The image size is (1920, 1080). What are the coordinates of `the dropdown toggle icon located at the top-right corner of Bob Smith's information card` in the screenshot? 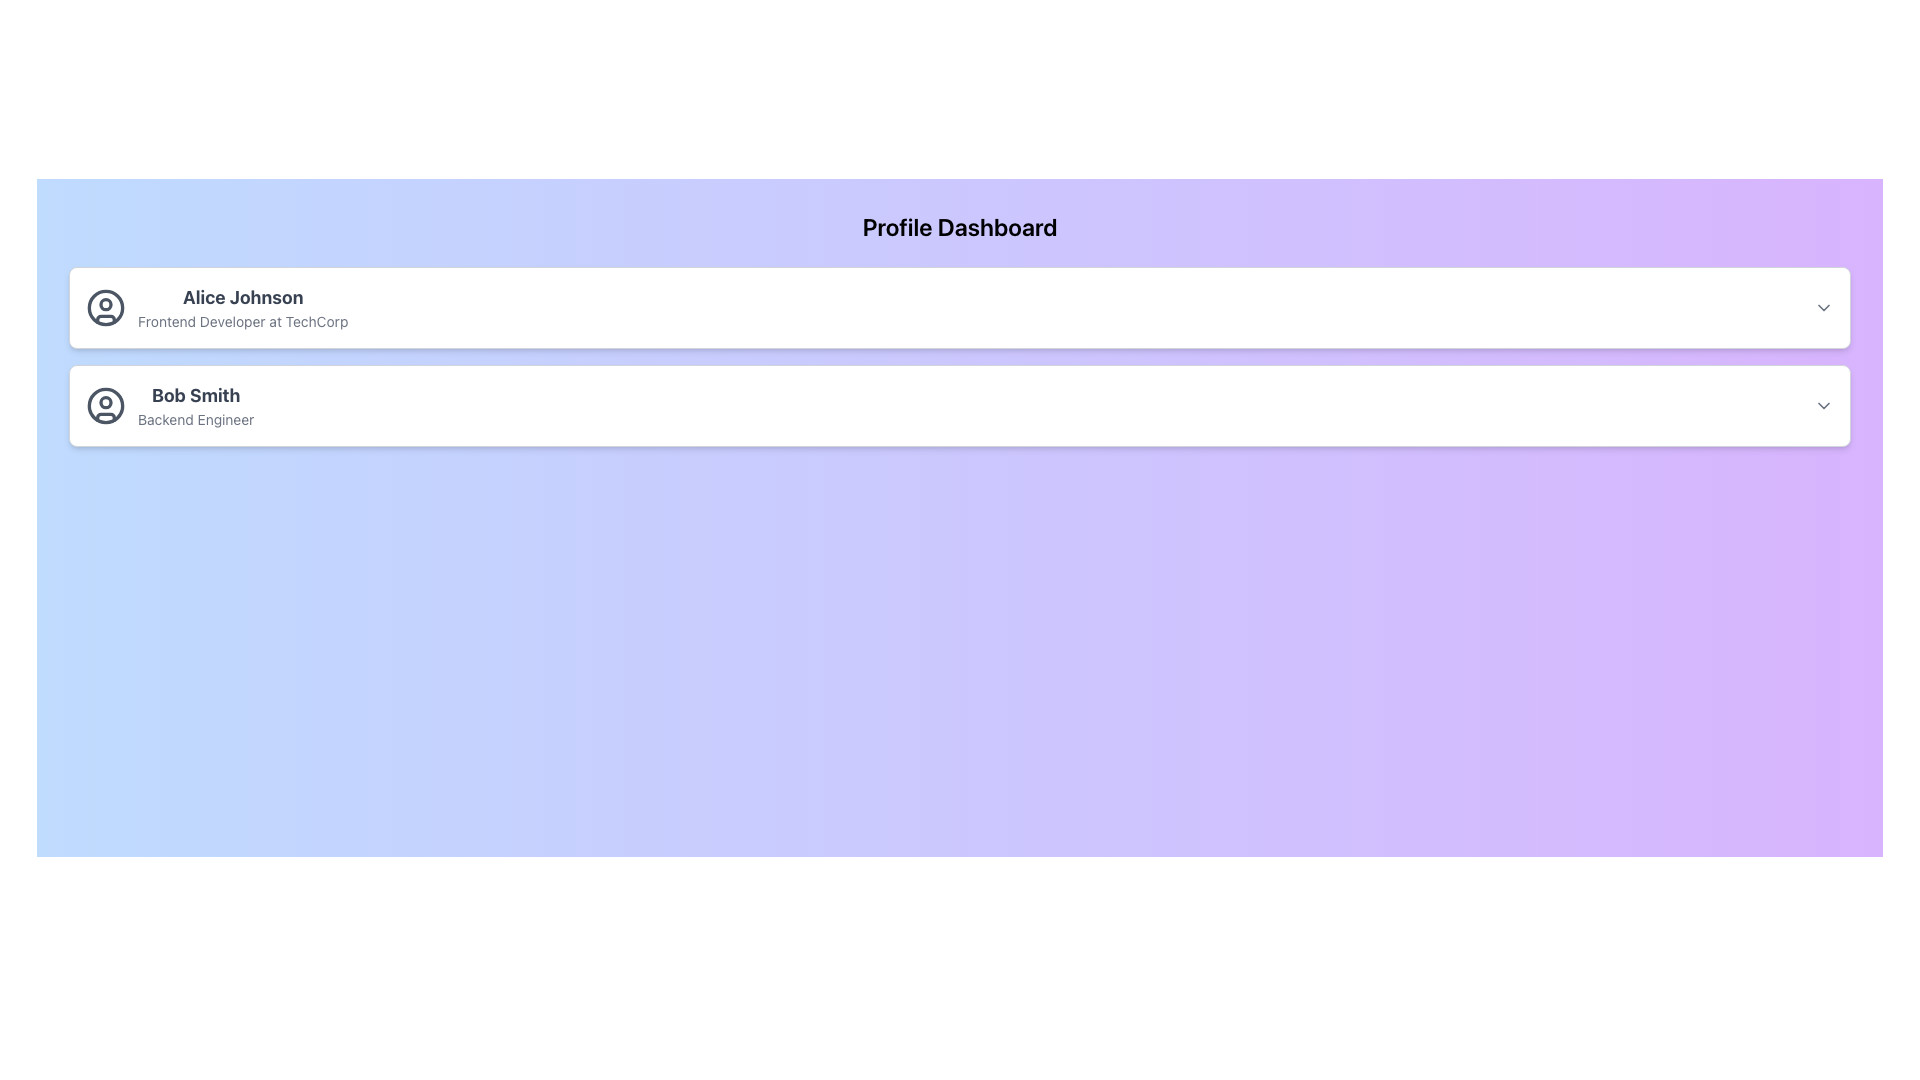 It's located at (1824, 405).